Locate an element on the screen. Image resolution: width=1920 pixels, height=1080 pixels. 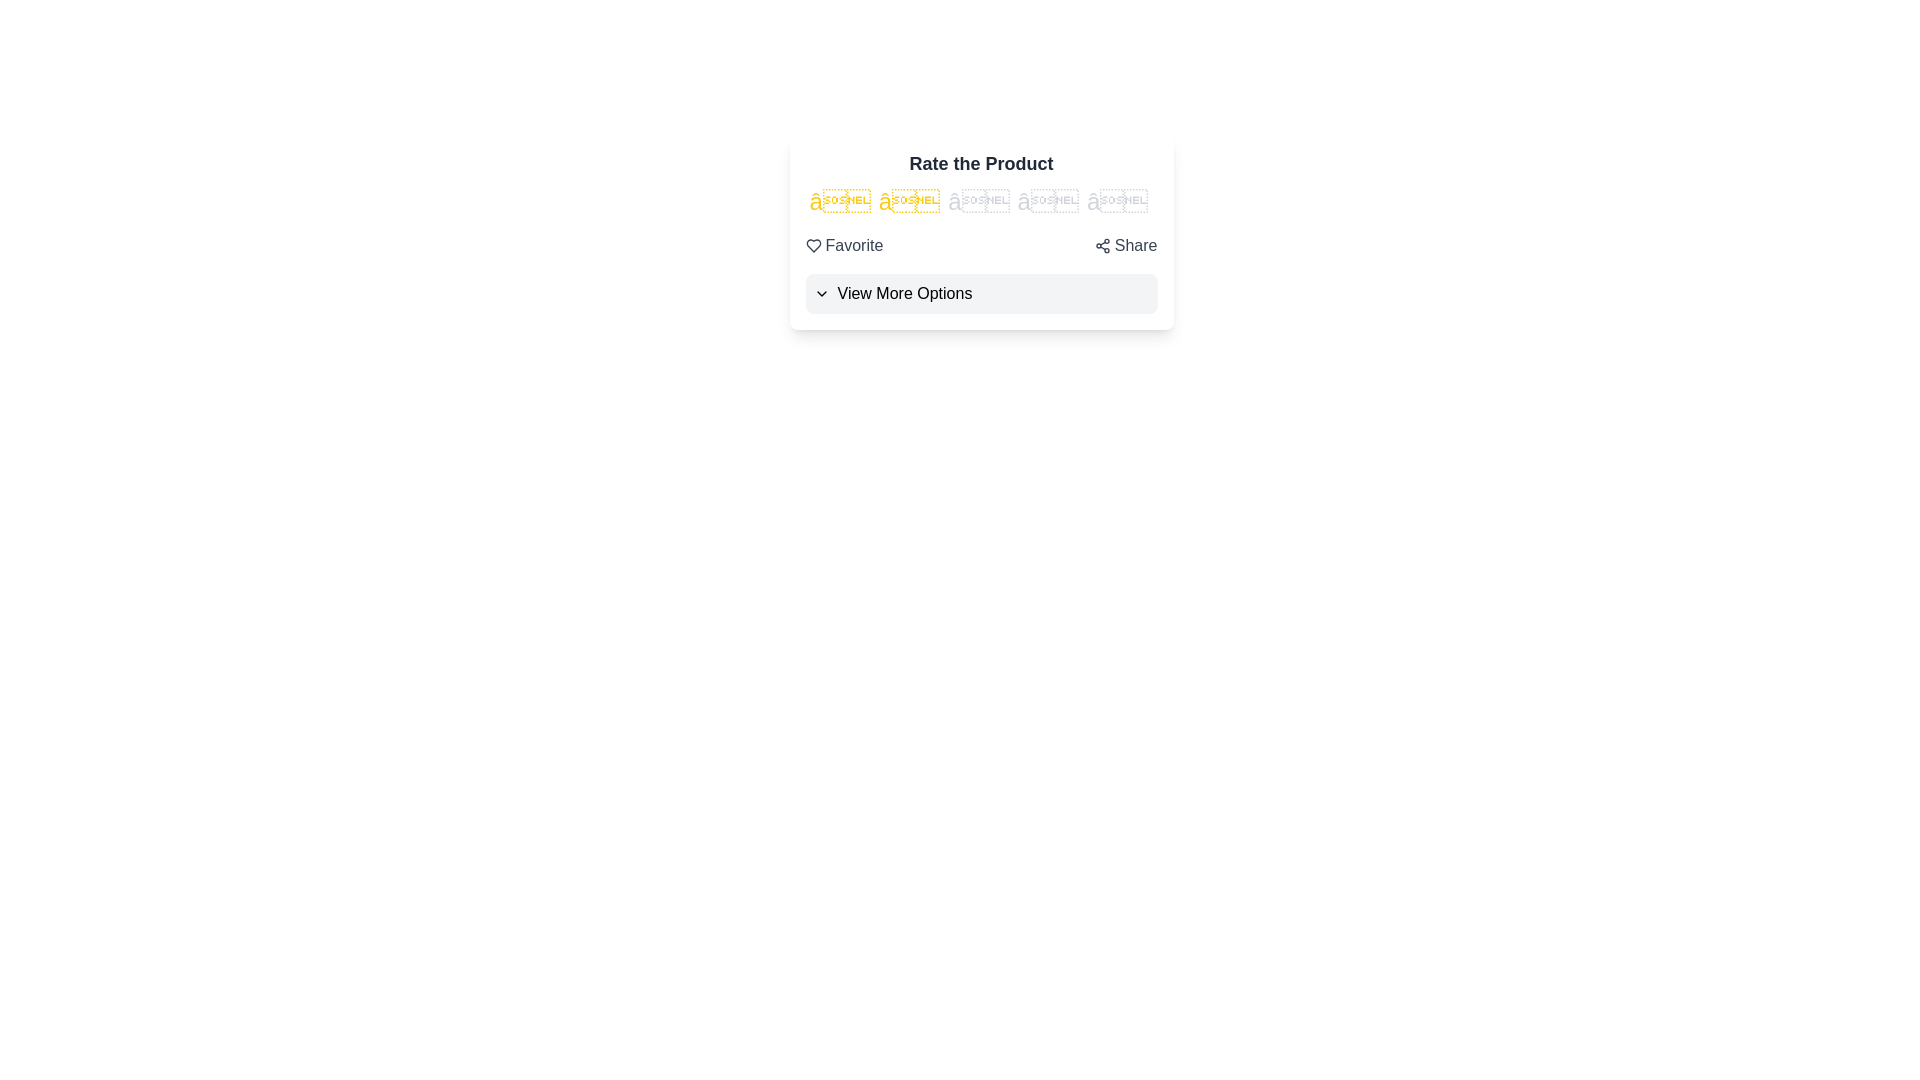
the rating to 5 stars by clicking on the corresponding star is located at coordinates (1116, 201).